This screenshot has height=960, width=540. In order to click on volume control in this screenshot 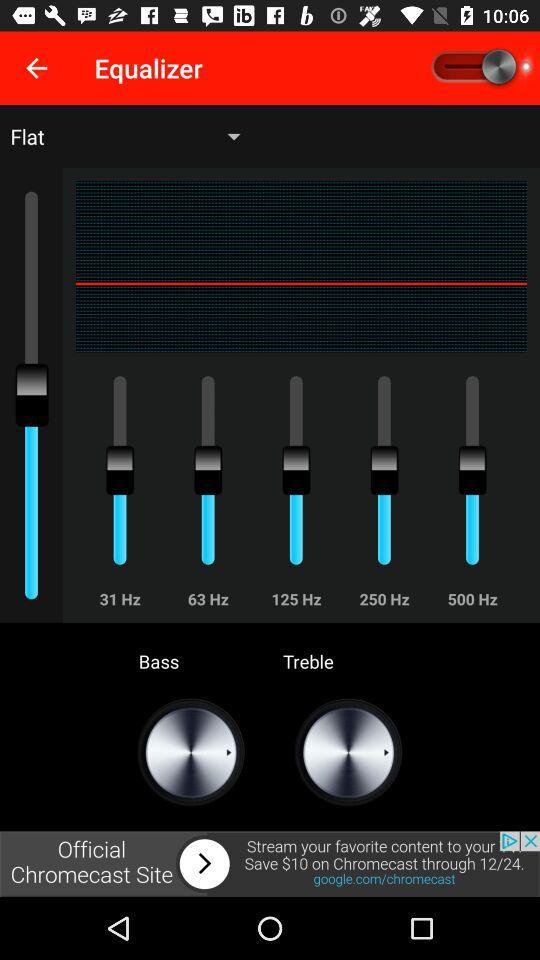, I will do `click(479, 68)`.